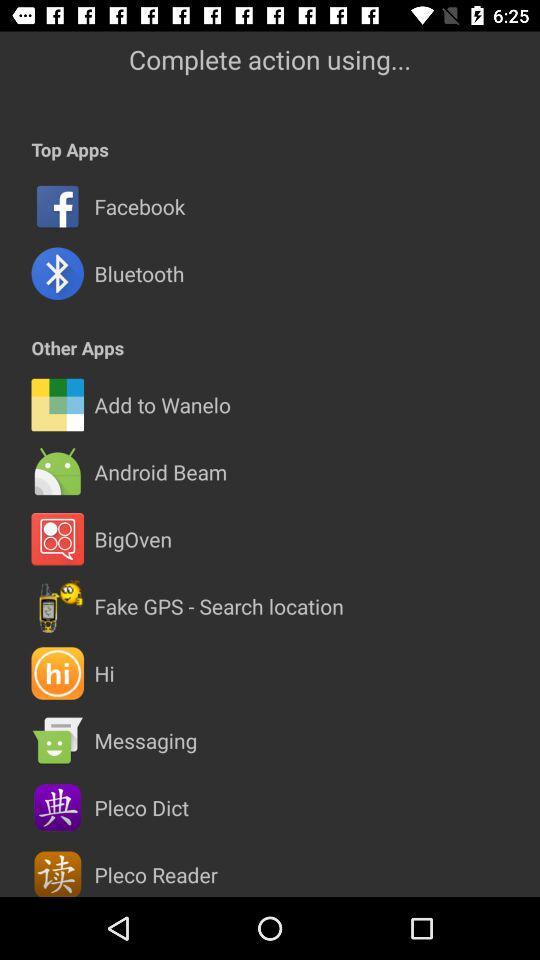 The image size is (540, 960). I want to click on the fake gps search icon, so click(218, 605).